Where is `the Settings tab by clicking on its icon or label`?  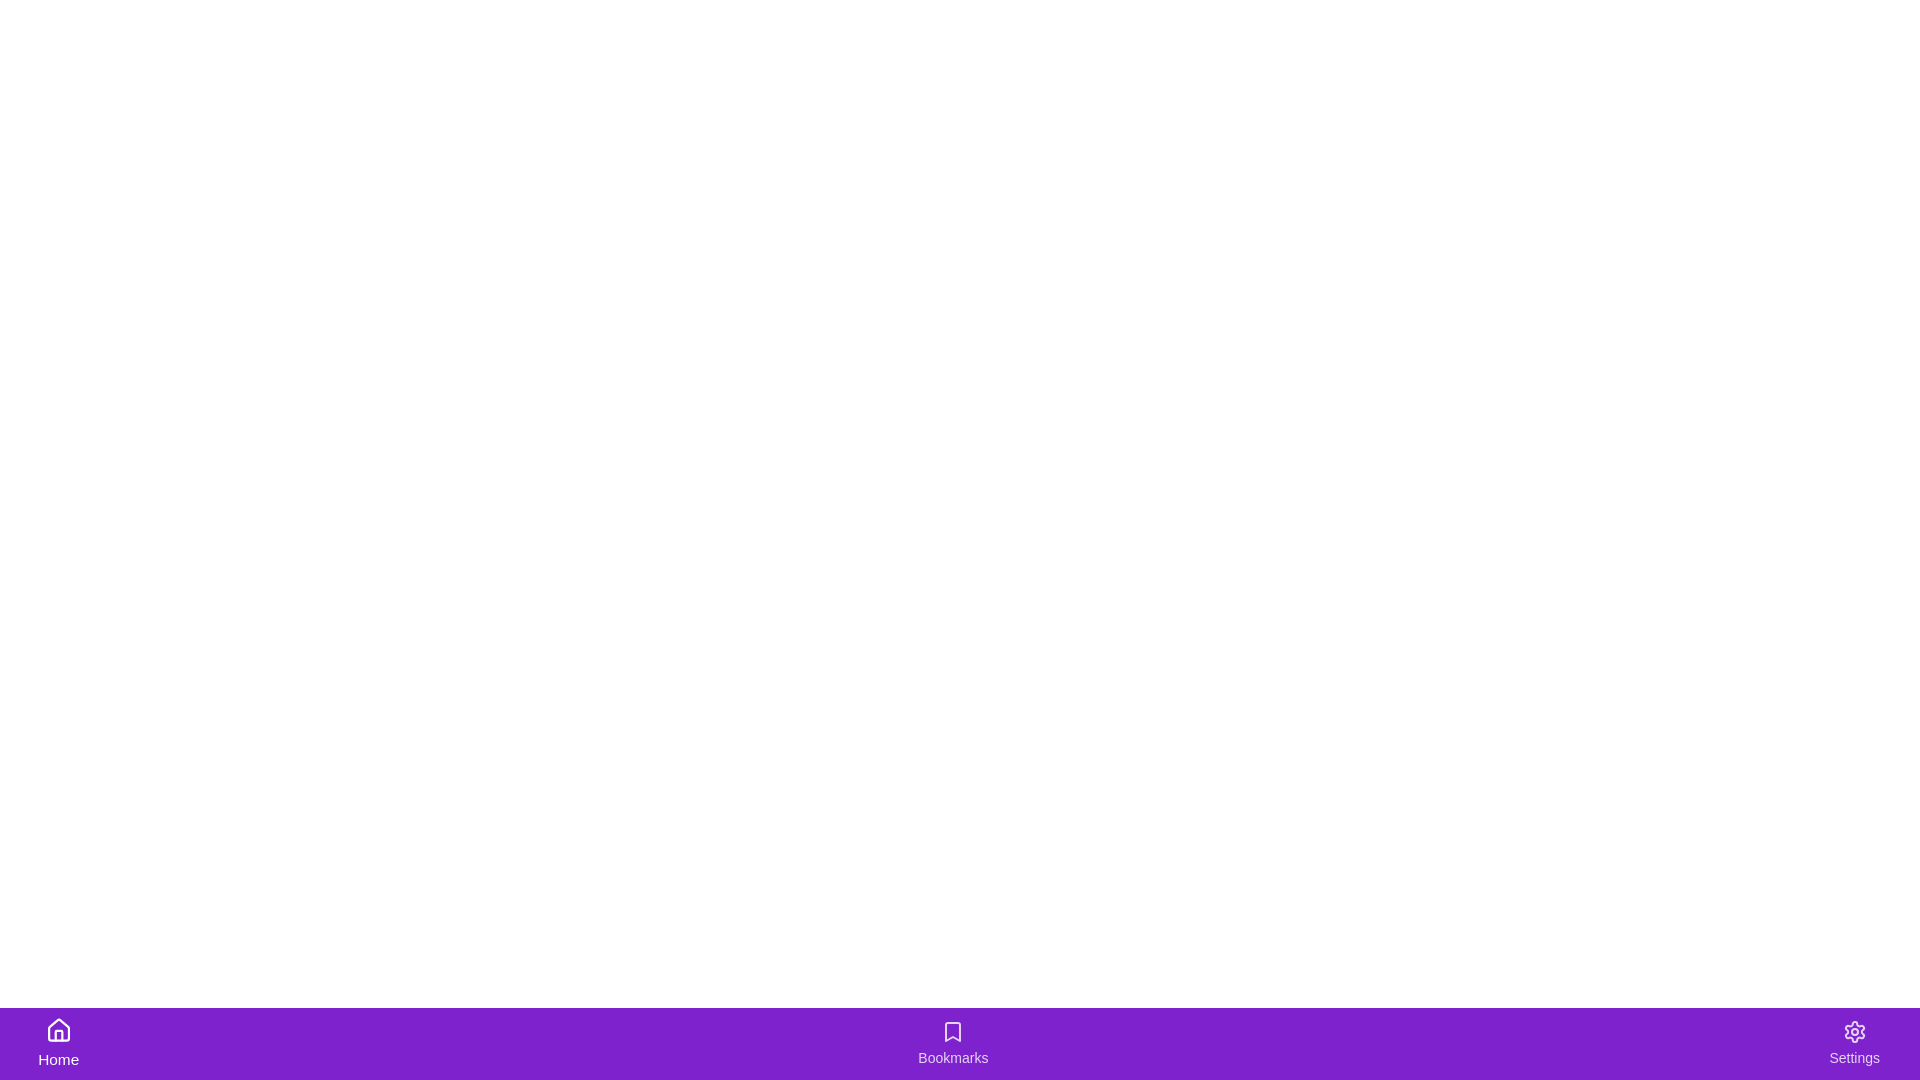
the Settings tab by clicking on its icon or label is located at coordinates (1852, 1043).